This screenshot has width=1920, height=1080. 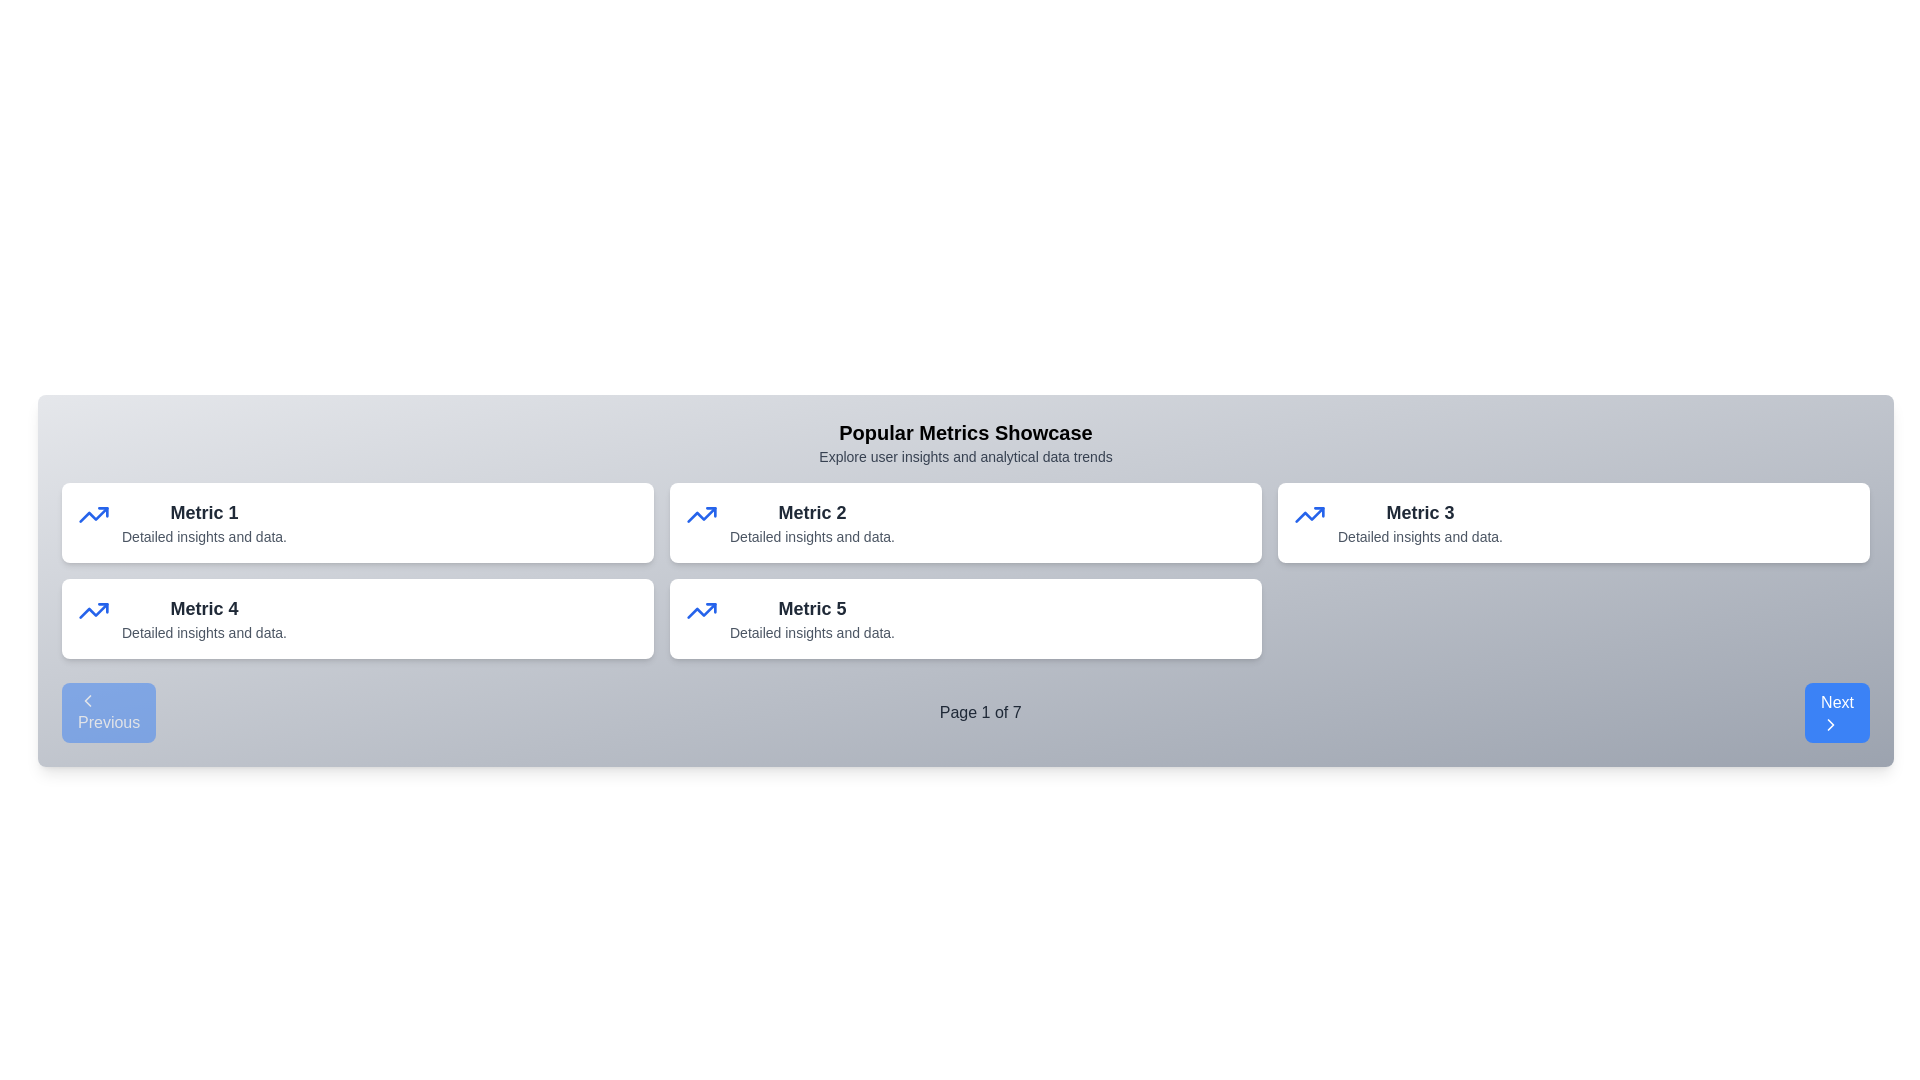 I want to click on text label that displays 'Detailed insights and data.' located under the card labeled 'Metric 2' in the second column of the top row of cards, so click(x=812, y=535).